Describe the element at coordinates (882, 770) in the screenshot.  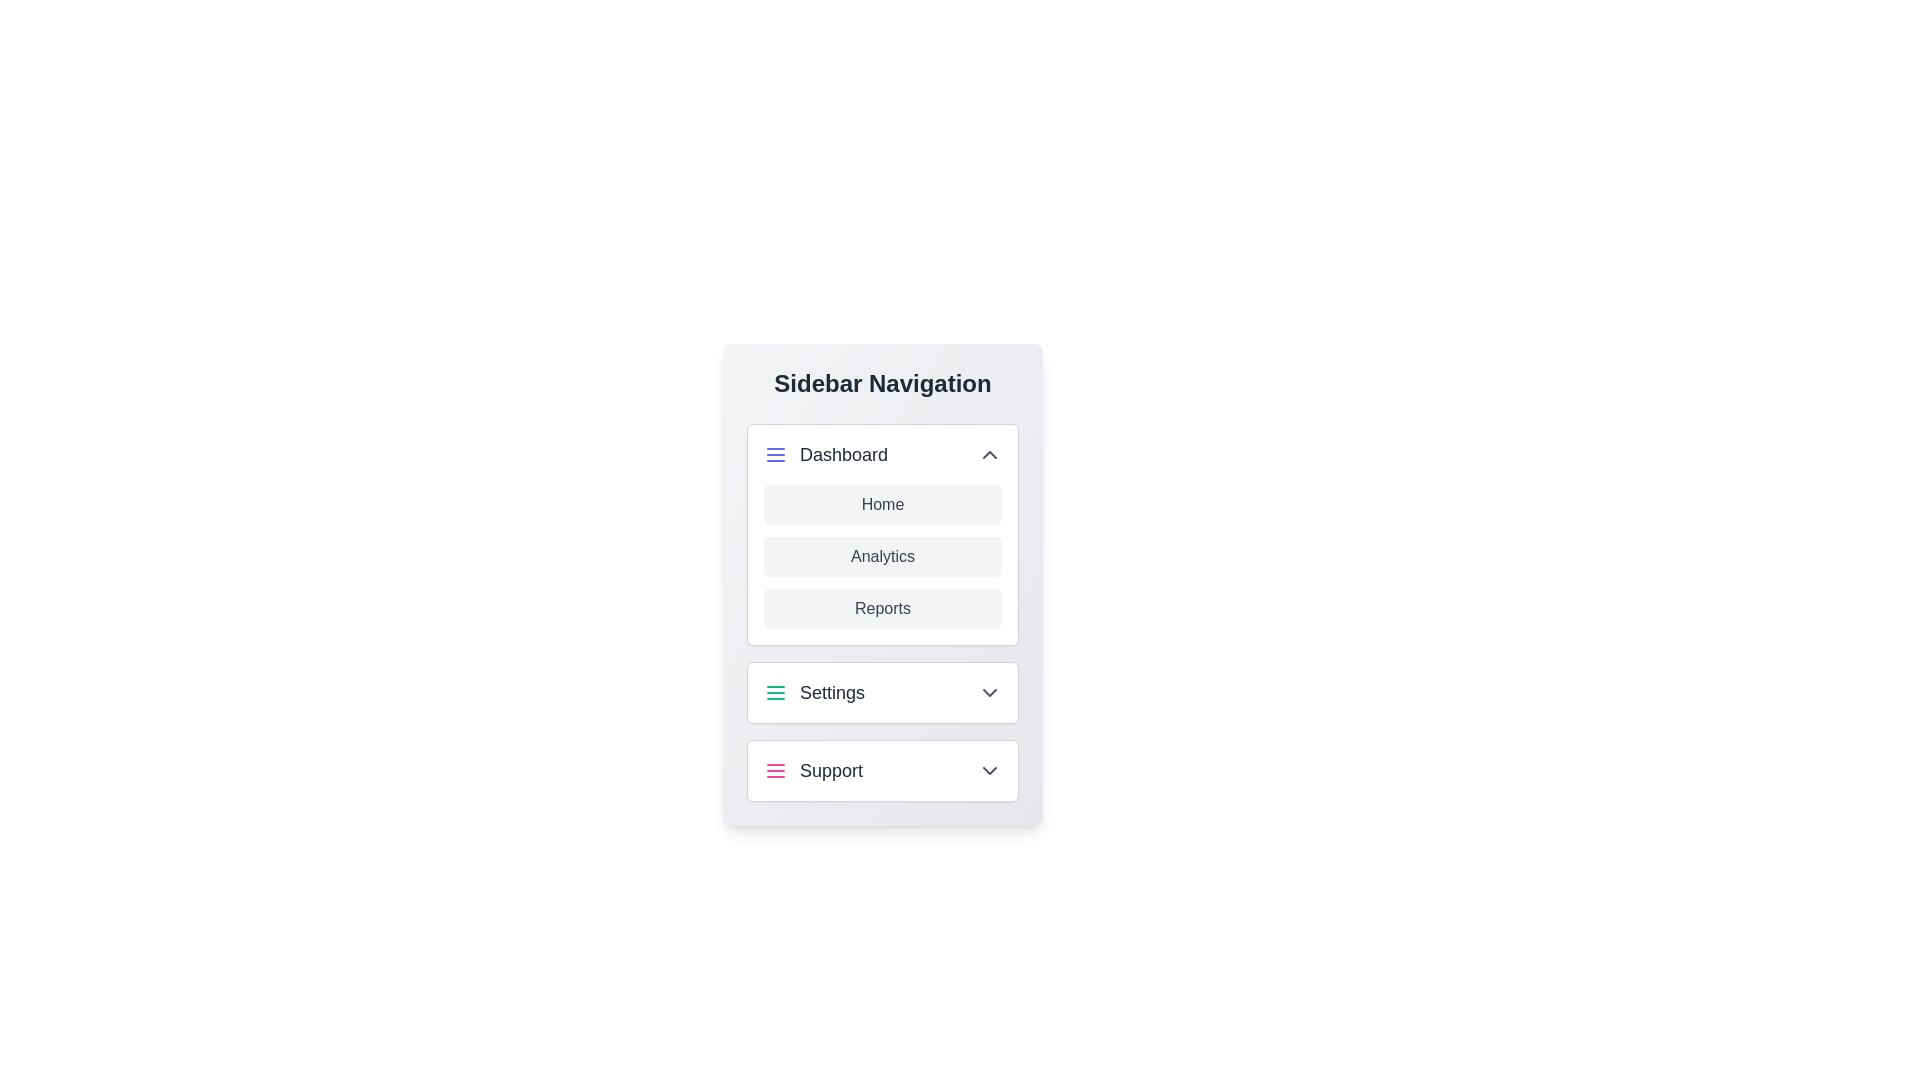
I see `the 'Support' Dropdown menu trigger located at the bottom of the 'Sidebar Navigation' panel` at that location.